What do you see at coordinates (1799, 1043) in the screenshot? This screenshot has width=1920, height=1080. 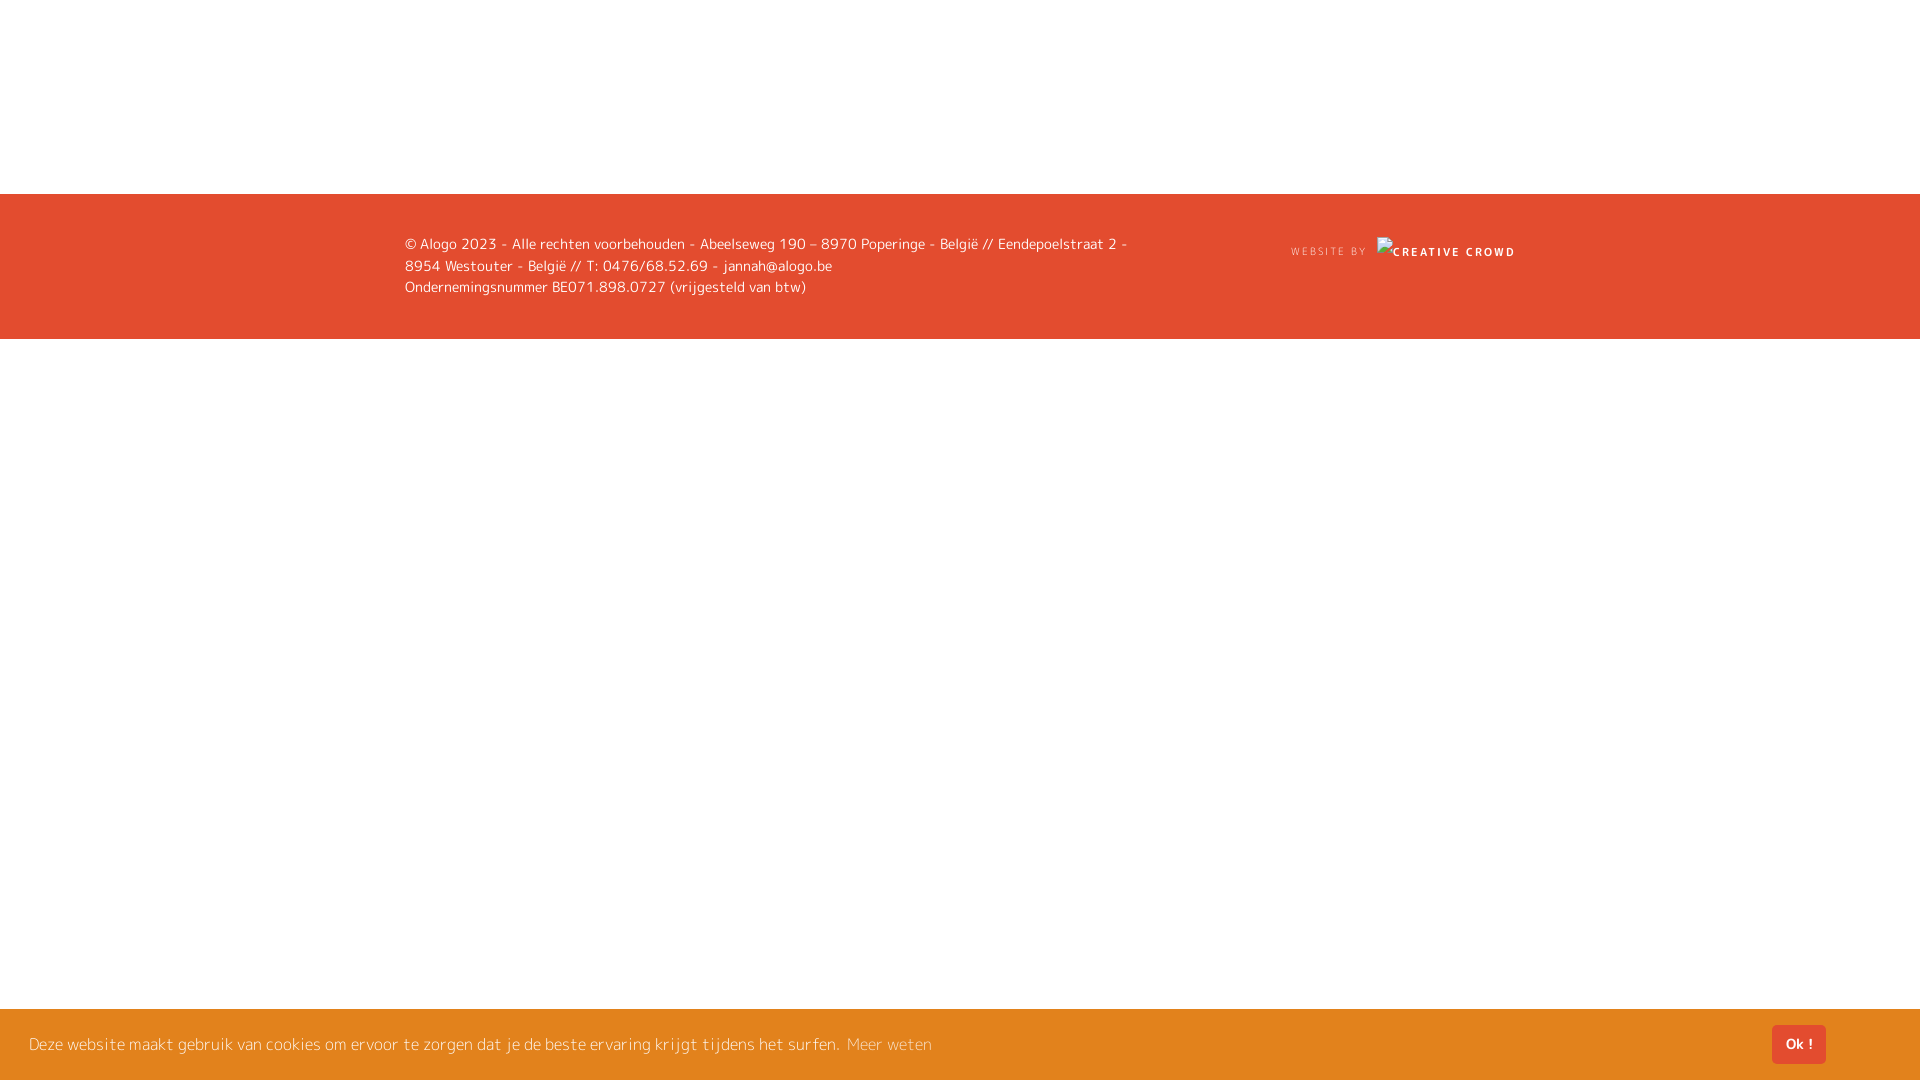 I see `'Ok !'` at bounding box center [1799, 1043].